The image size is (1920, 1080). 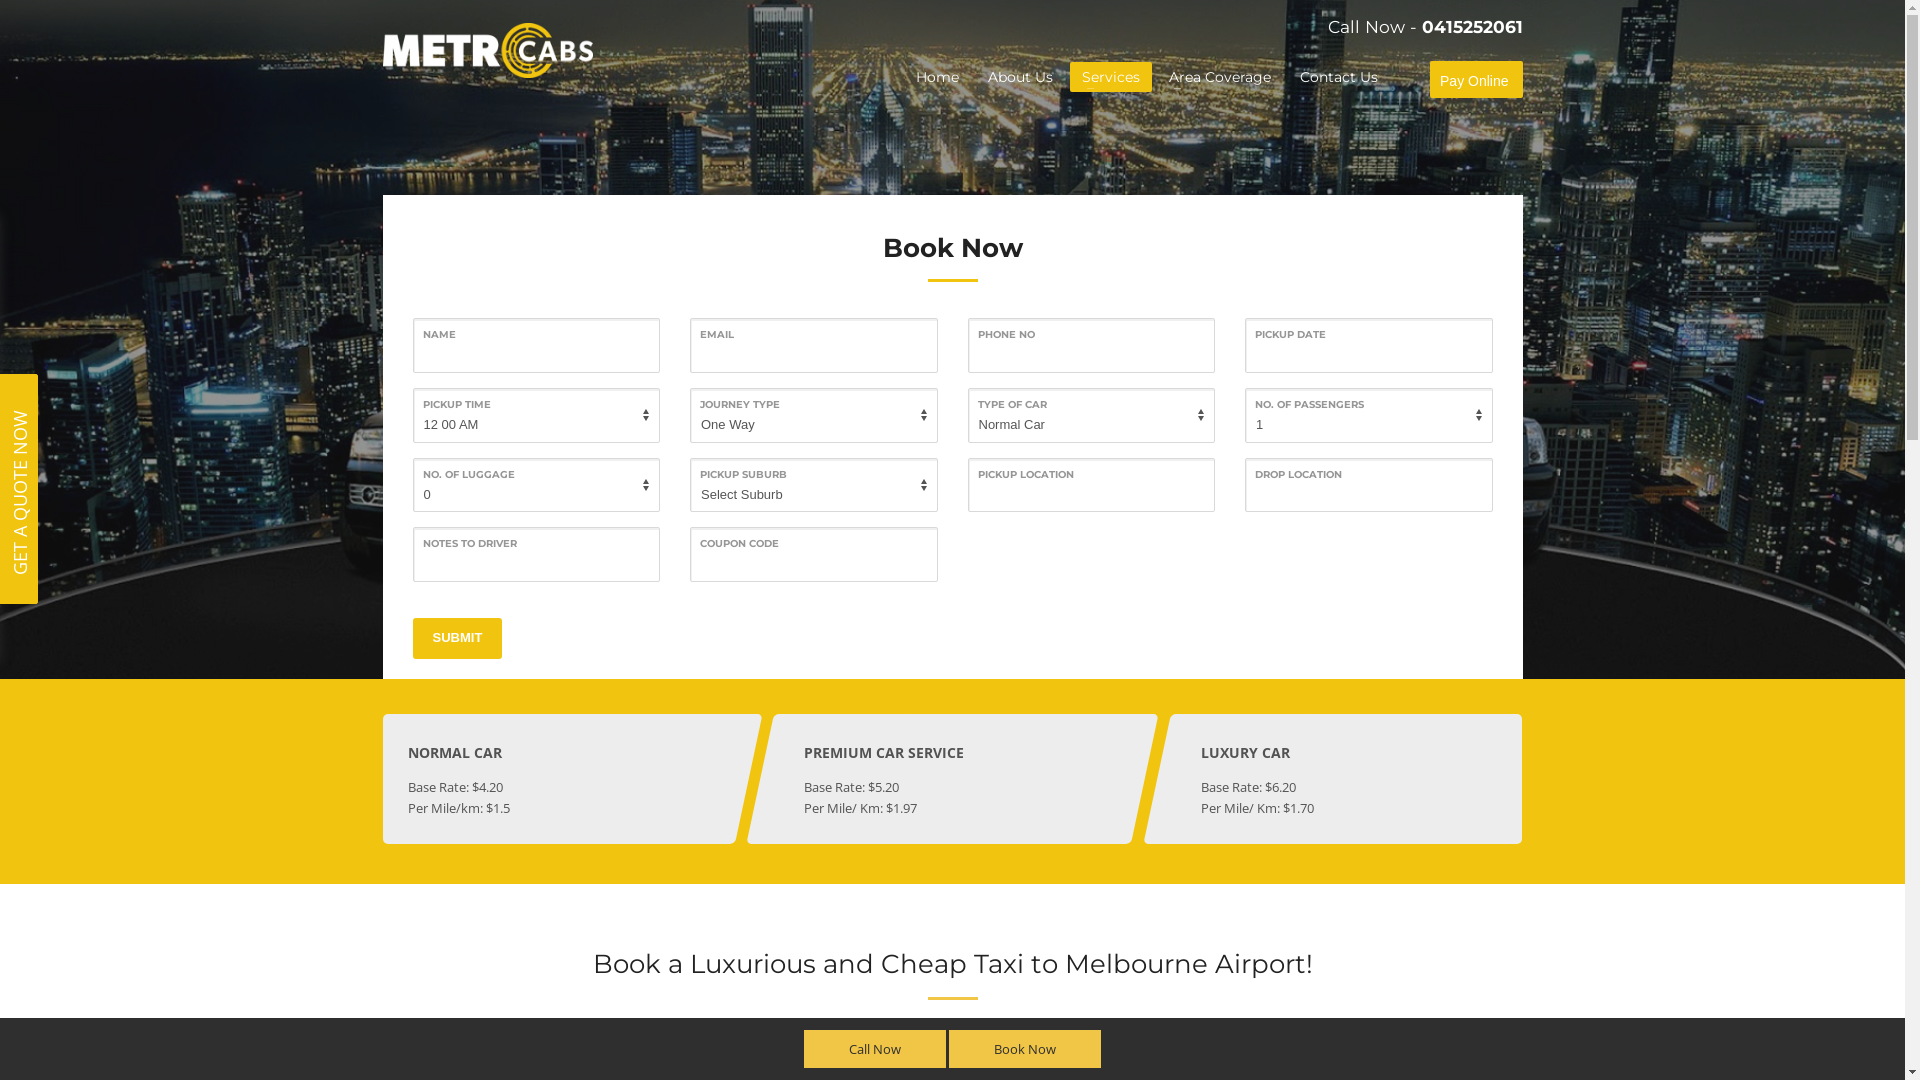 What do you see at coordinates (1025, 1048) in the screenshot?
I see `'Book Now'` at bounding box center [1025, 1048].